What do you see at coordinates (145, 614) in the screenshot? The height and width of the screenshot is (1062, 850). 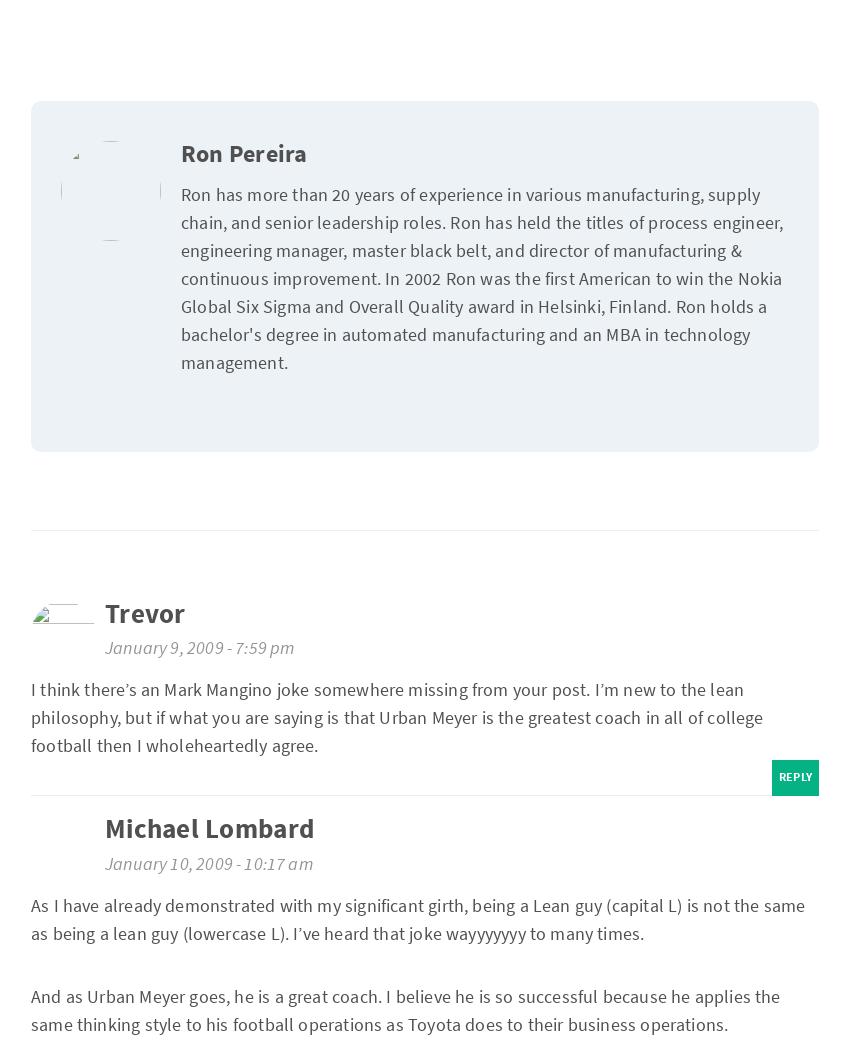 I see `'Trevor'` at bounding box center [145, 614].